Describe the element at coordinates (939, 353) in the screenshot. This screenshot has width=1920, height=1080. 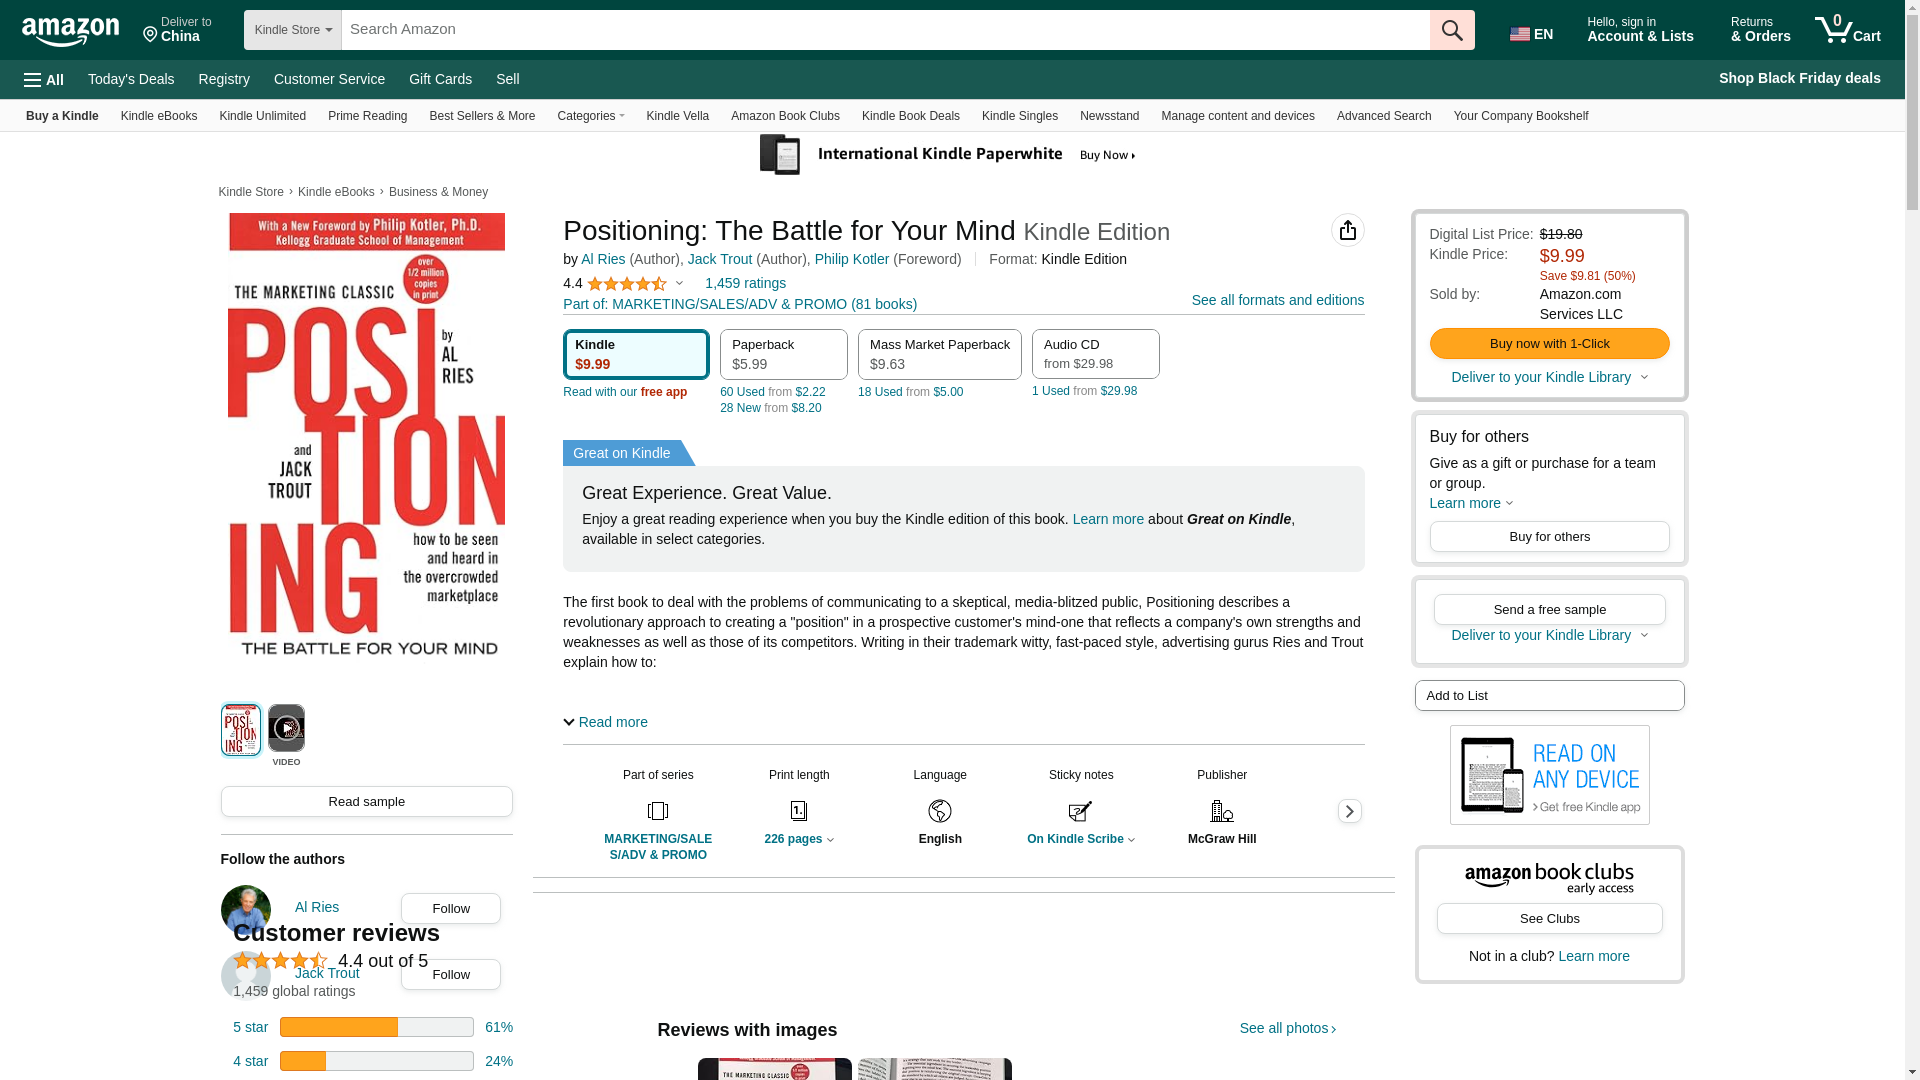
I see `'Mass Market Paperback` at that location.